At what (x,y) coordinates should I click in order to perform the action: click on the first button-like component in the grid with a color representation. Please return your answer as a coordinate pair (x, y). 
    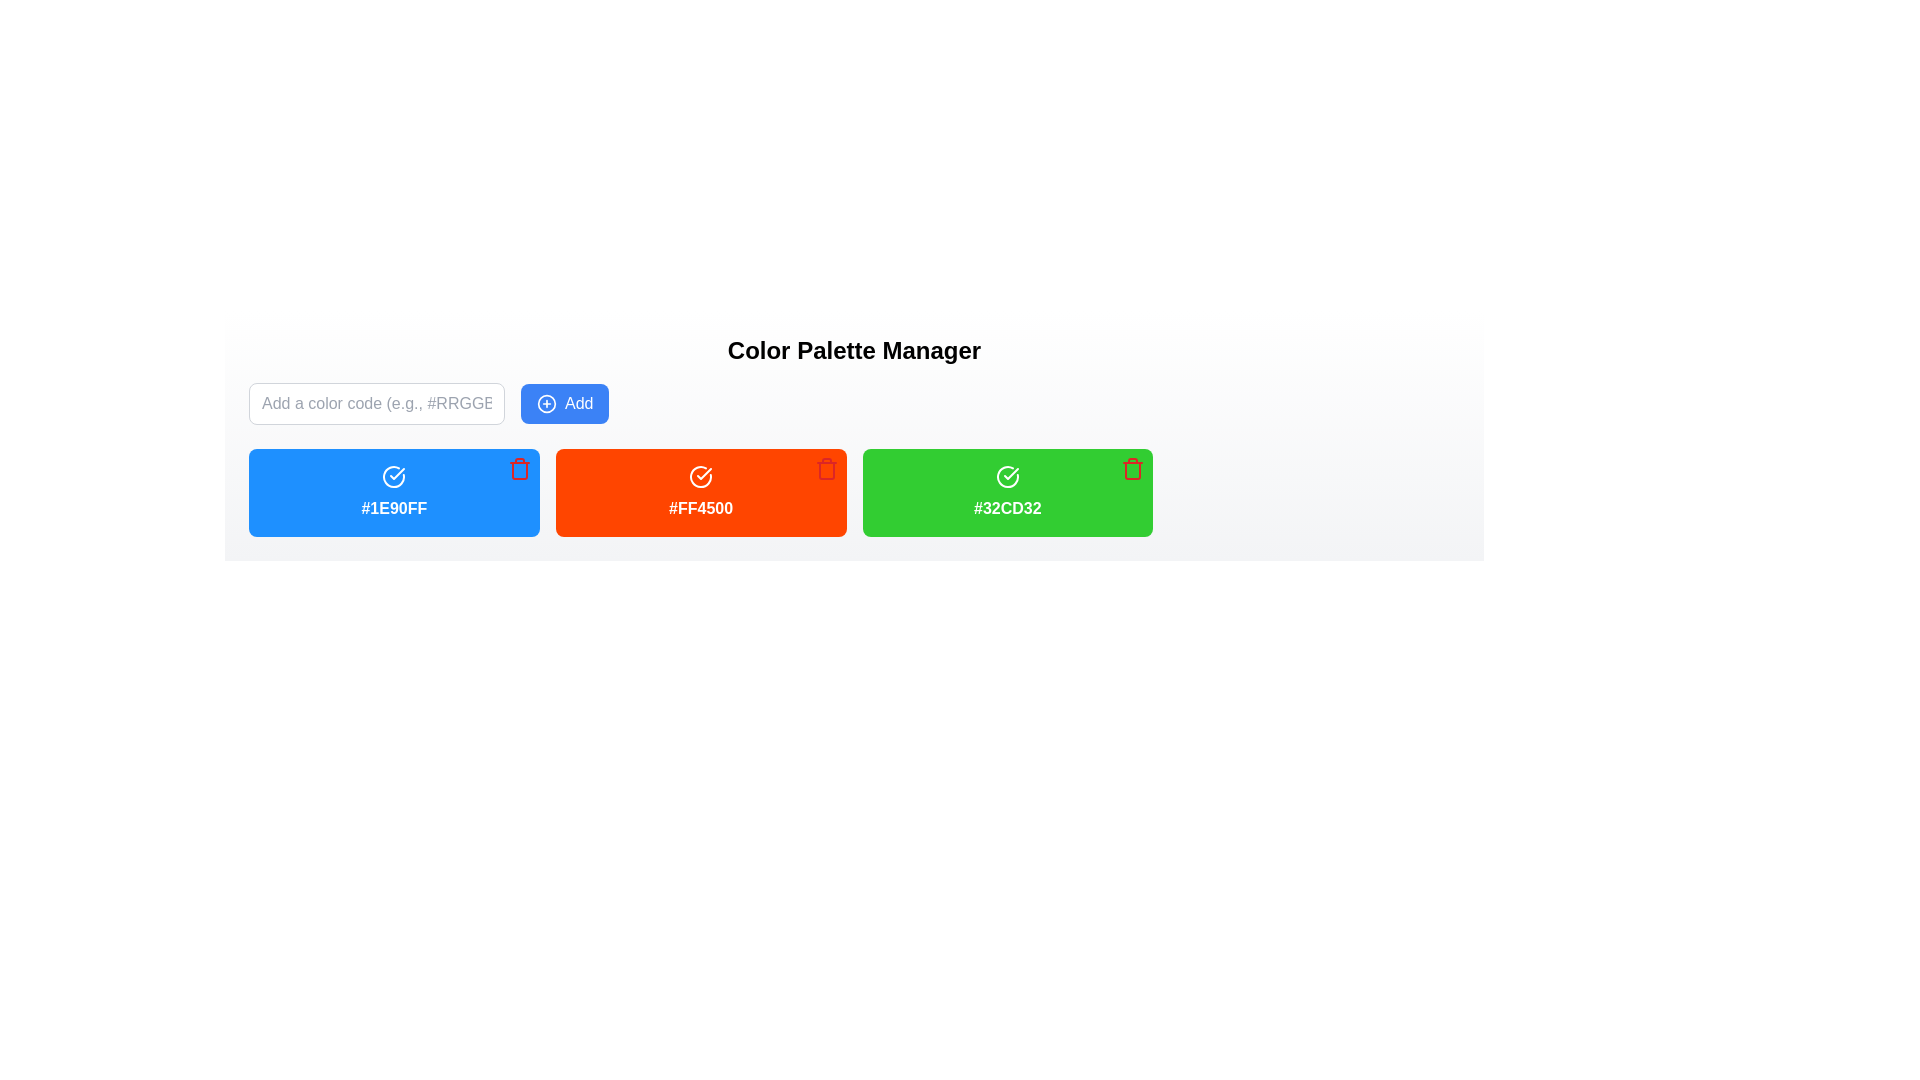
    Looking at the image, I should click on (394, 493).